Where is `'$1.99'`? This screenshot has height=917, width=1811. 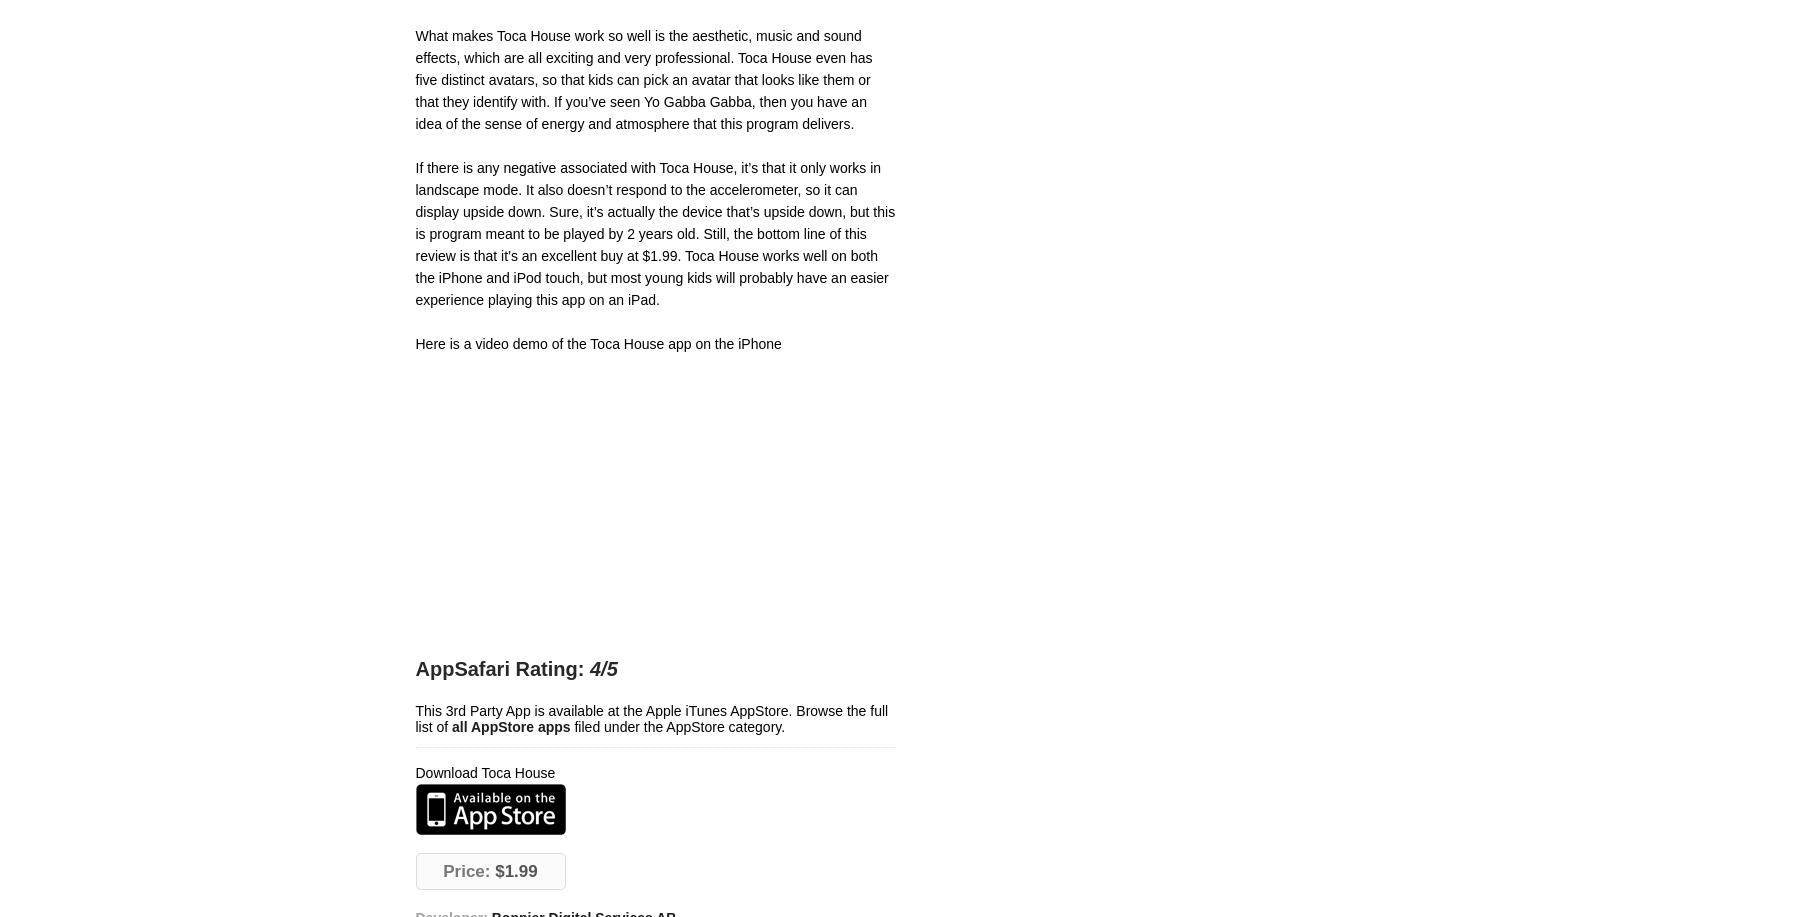 '$1.99' is located at coordinates (512, 870).